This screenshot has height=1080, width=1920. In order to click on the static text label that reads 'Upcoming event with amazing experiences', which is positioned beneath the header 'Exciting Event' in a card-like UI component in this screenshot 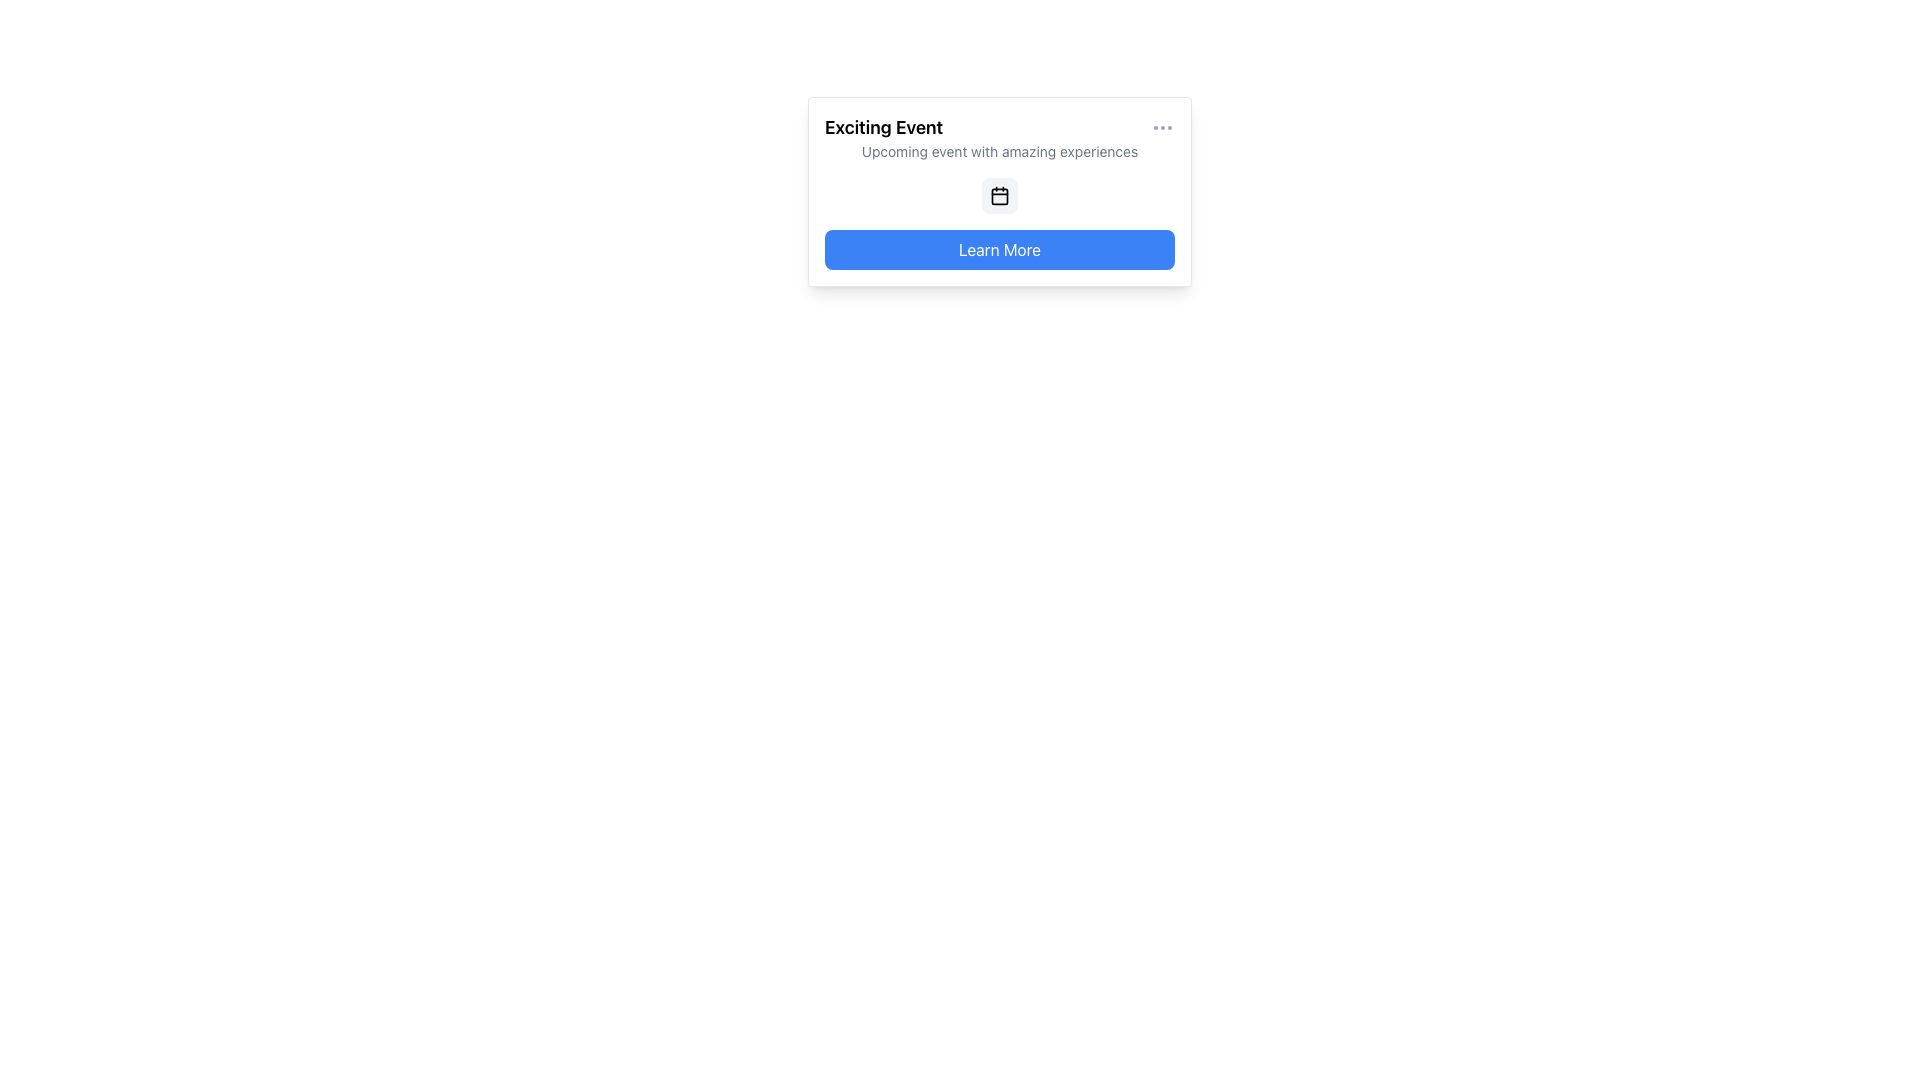, I will do `click(999, 150)`.